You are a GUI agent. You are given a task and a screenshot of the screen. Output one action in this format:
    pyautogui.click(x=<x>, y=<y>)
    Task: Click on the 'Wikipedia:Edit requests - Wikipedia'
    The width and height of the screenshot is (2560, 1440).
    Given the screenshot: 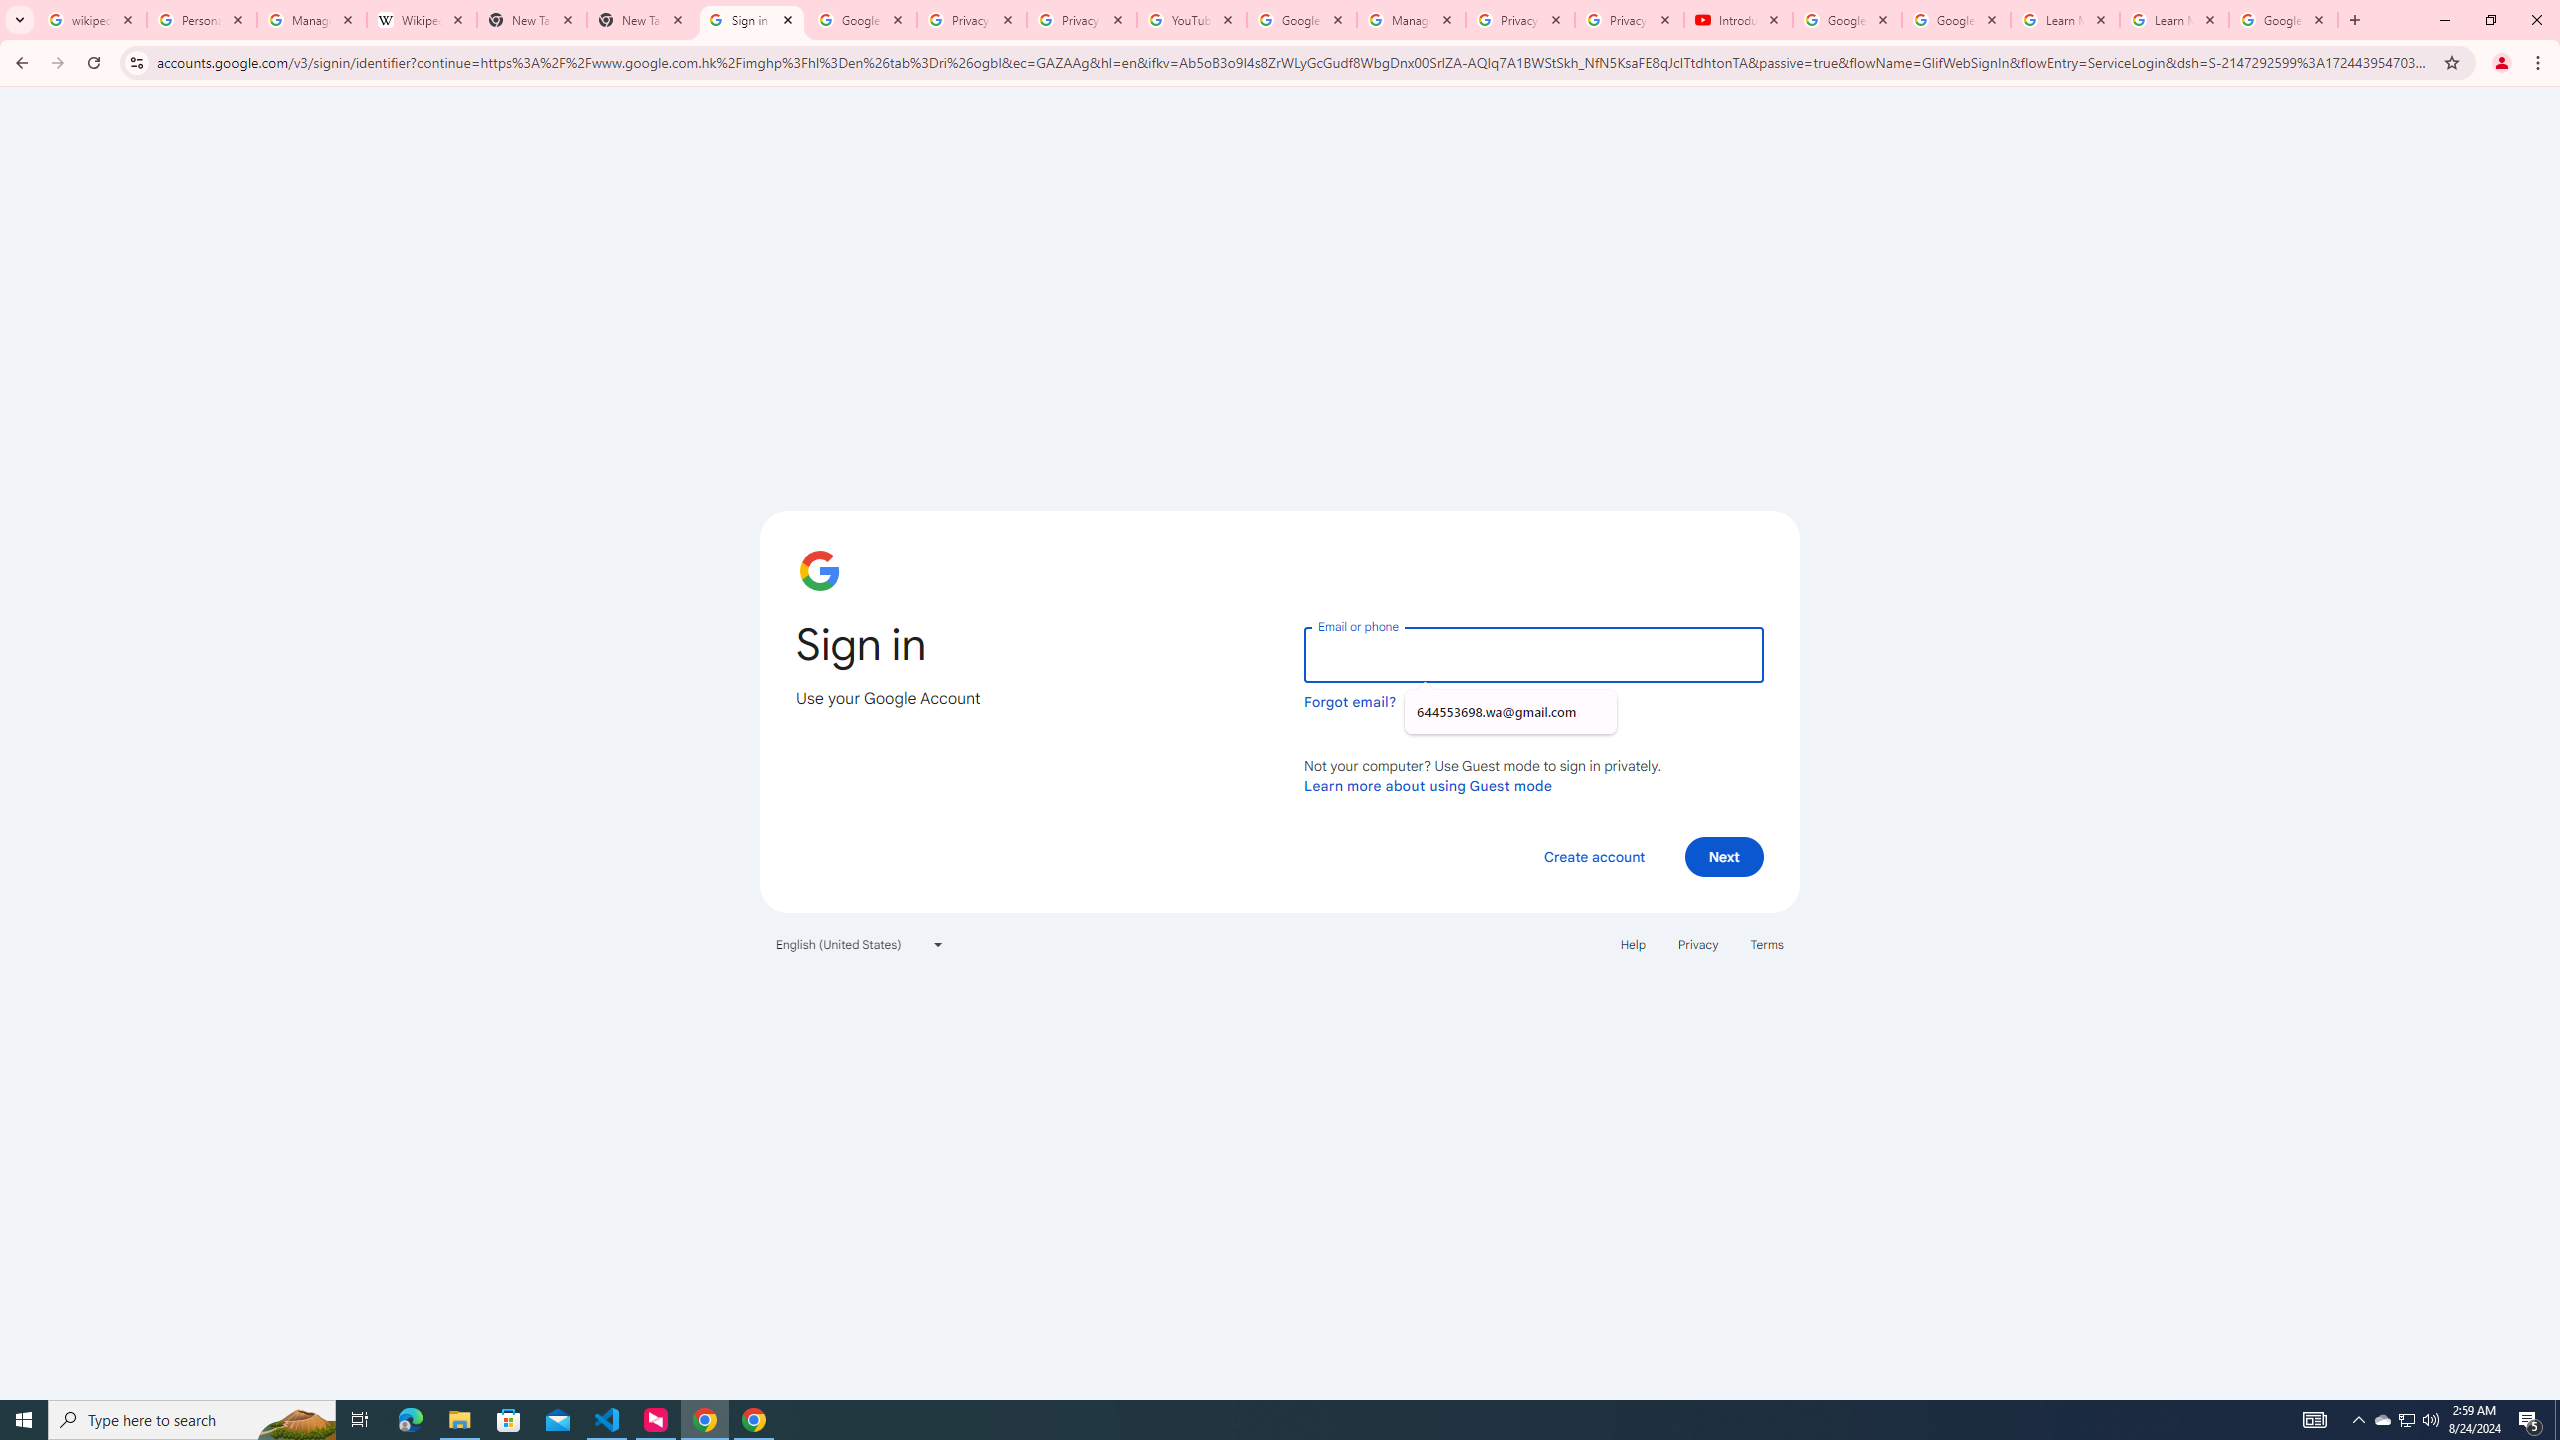 What is the action you would take?
    pyautogui.click(x=421, y=19)
    